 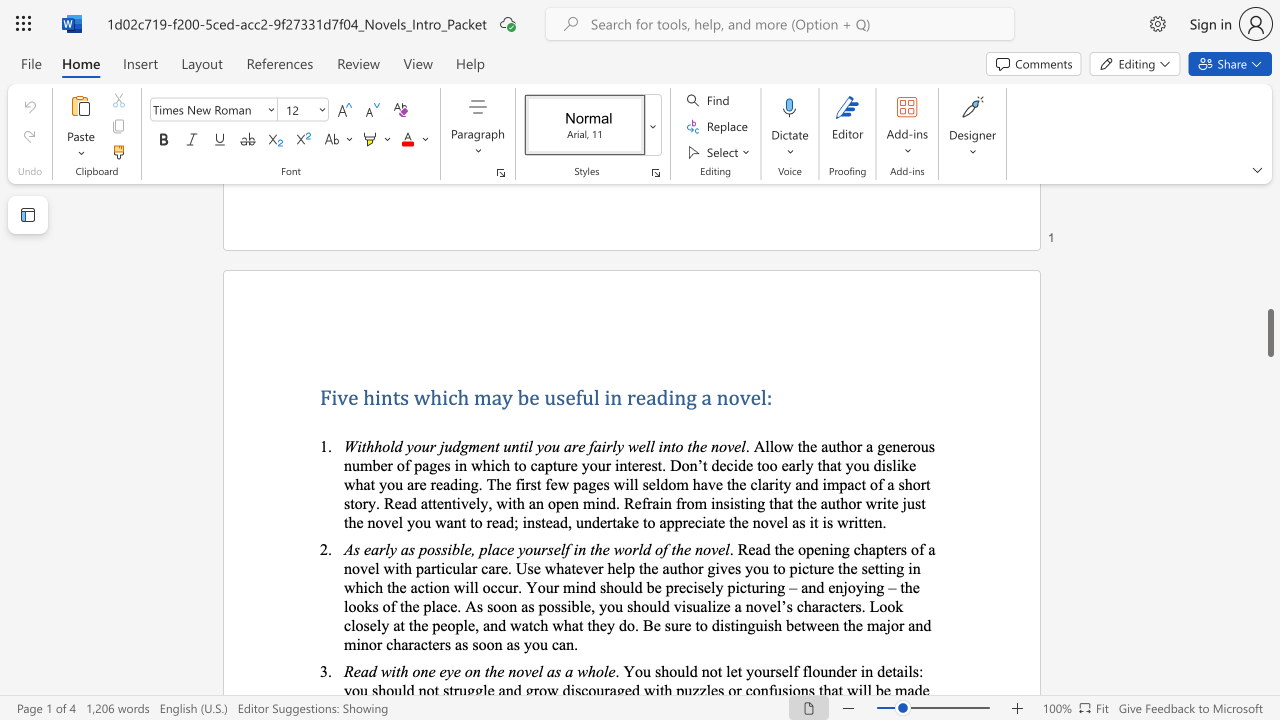 I want to click on the scrollbar on the right, so click(x=1269, y=318).